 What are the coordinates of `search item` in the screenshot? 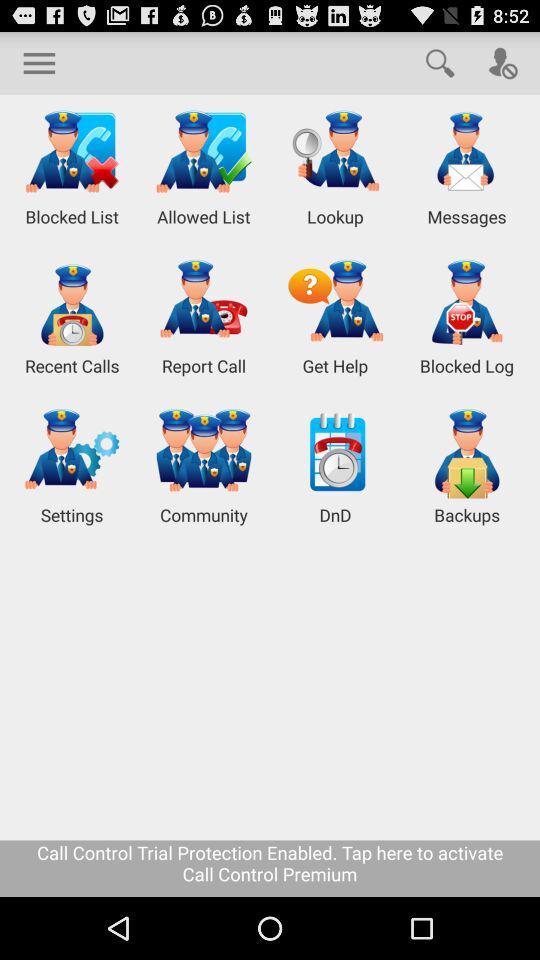 It's located at (440, 62).